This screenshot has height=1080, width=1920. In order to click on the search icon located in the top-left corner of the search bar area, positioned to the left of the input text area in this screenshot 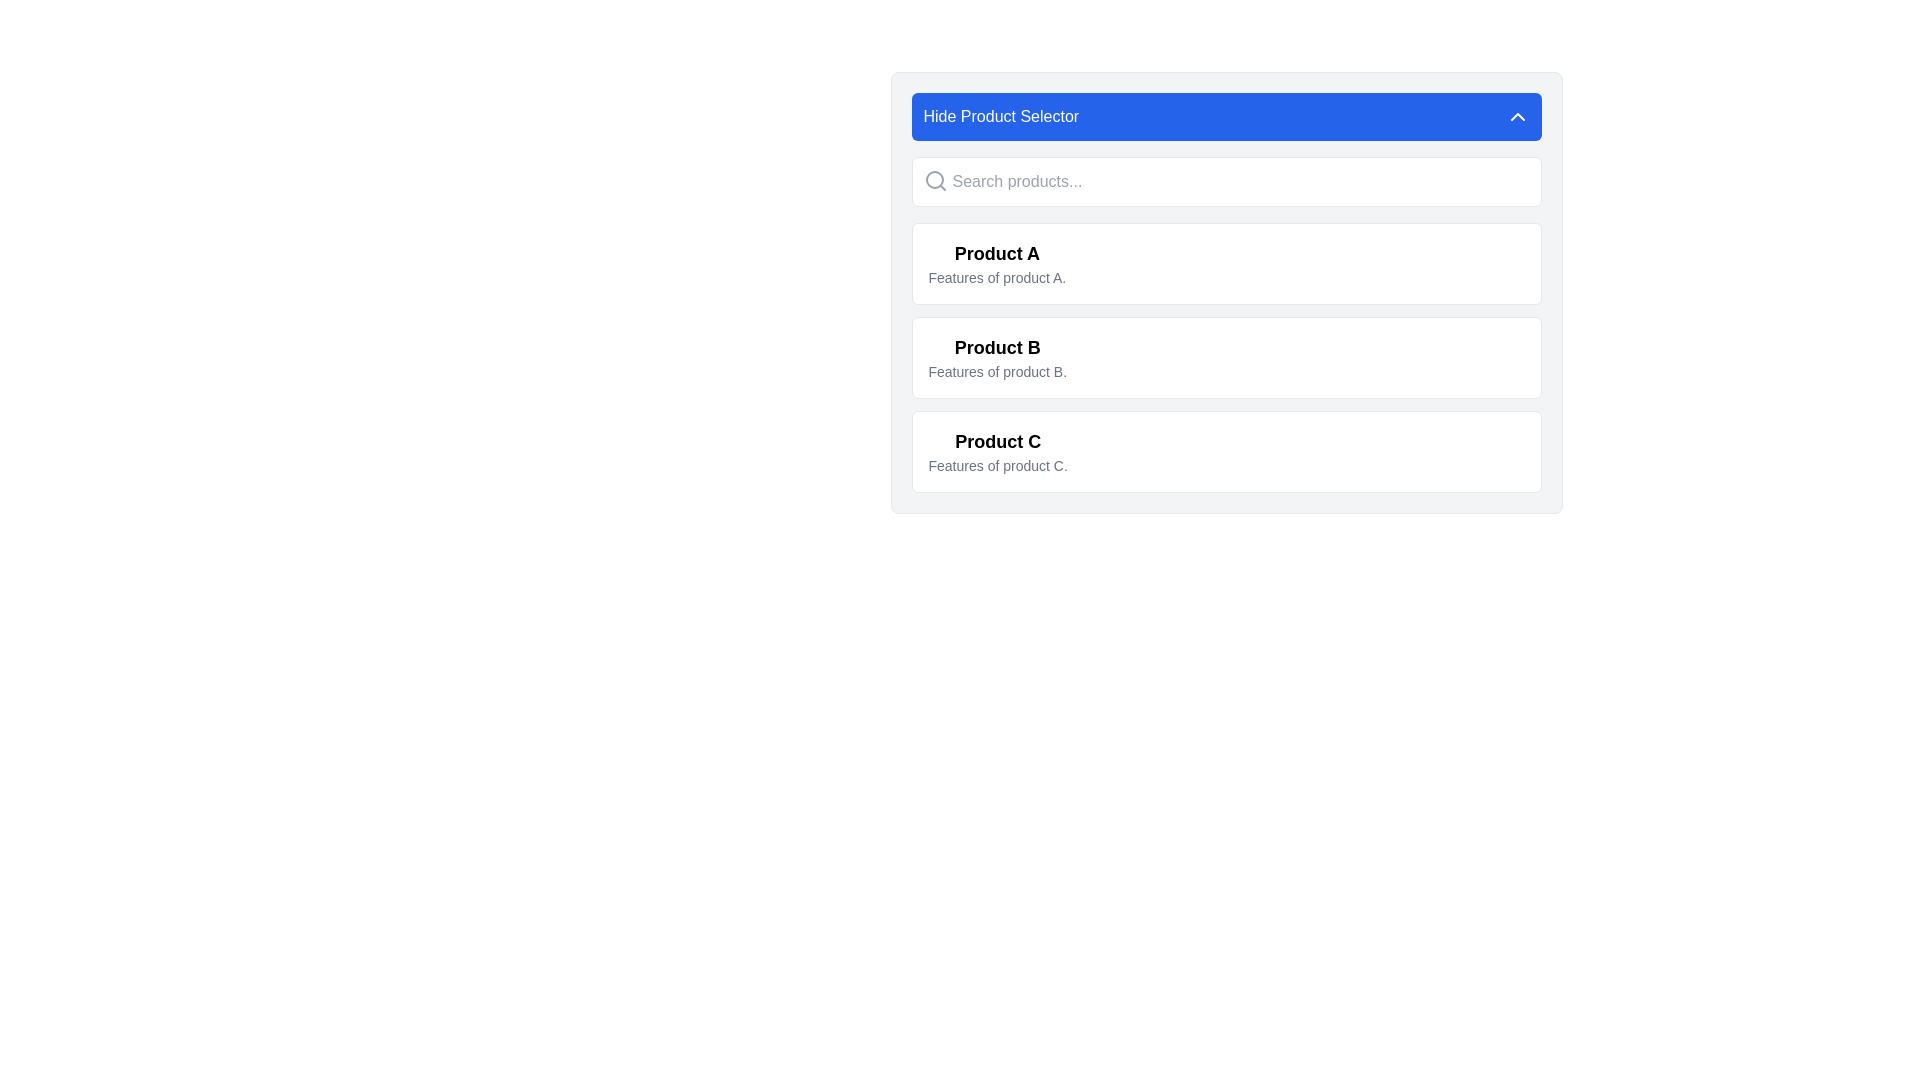, I will do `click(934, 181)`.